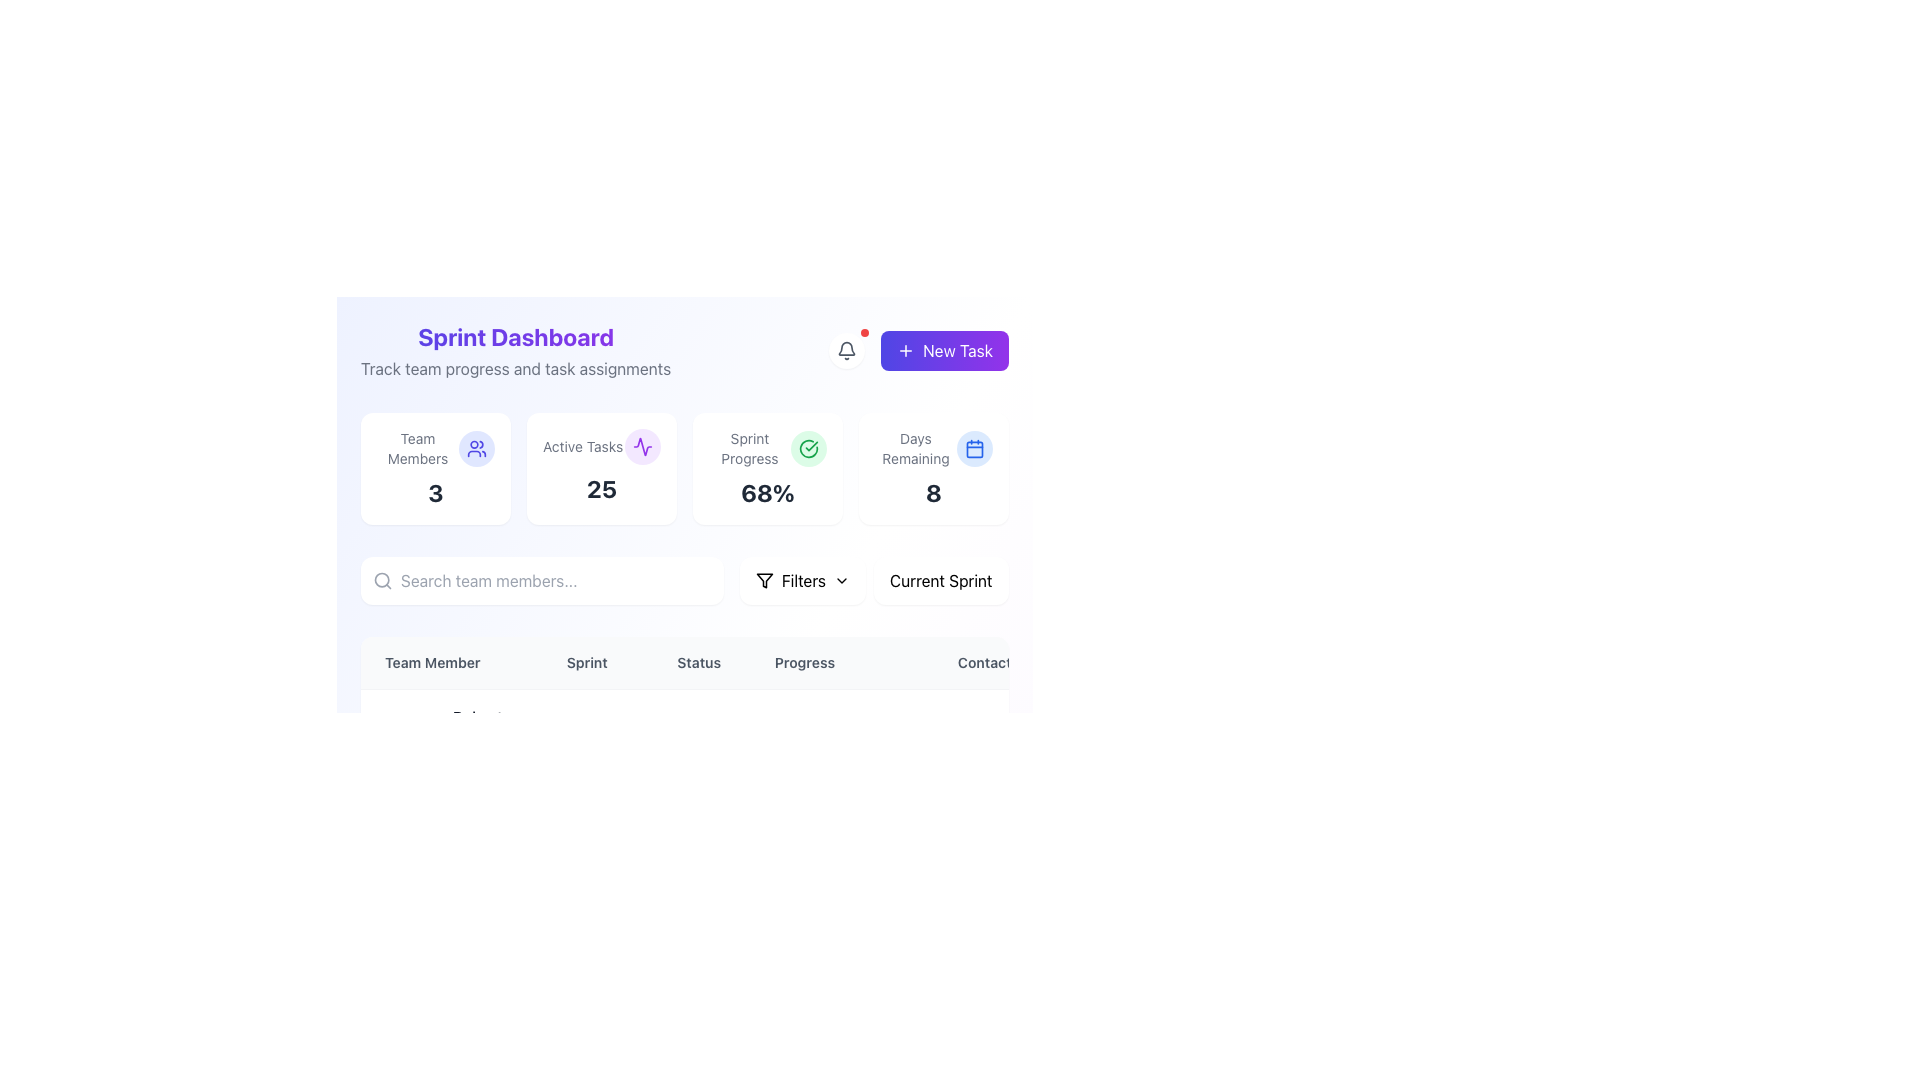 The image size is (1920, 1080). What do you see at coordinates (944, 350) in the screenshot?
I see `the button located in the top-right corner of the interface, next to the notification bell icon, to create a new task` at bounding box center [944, 350].